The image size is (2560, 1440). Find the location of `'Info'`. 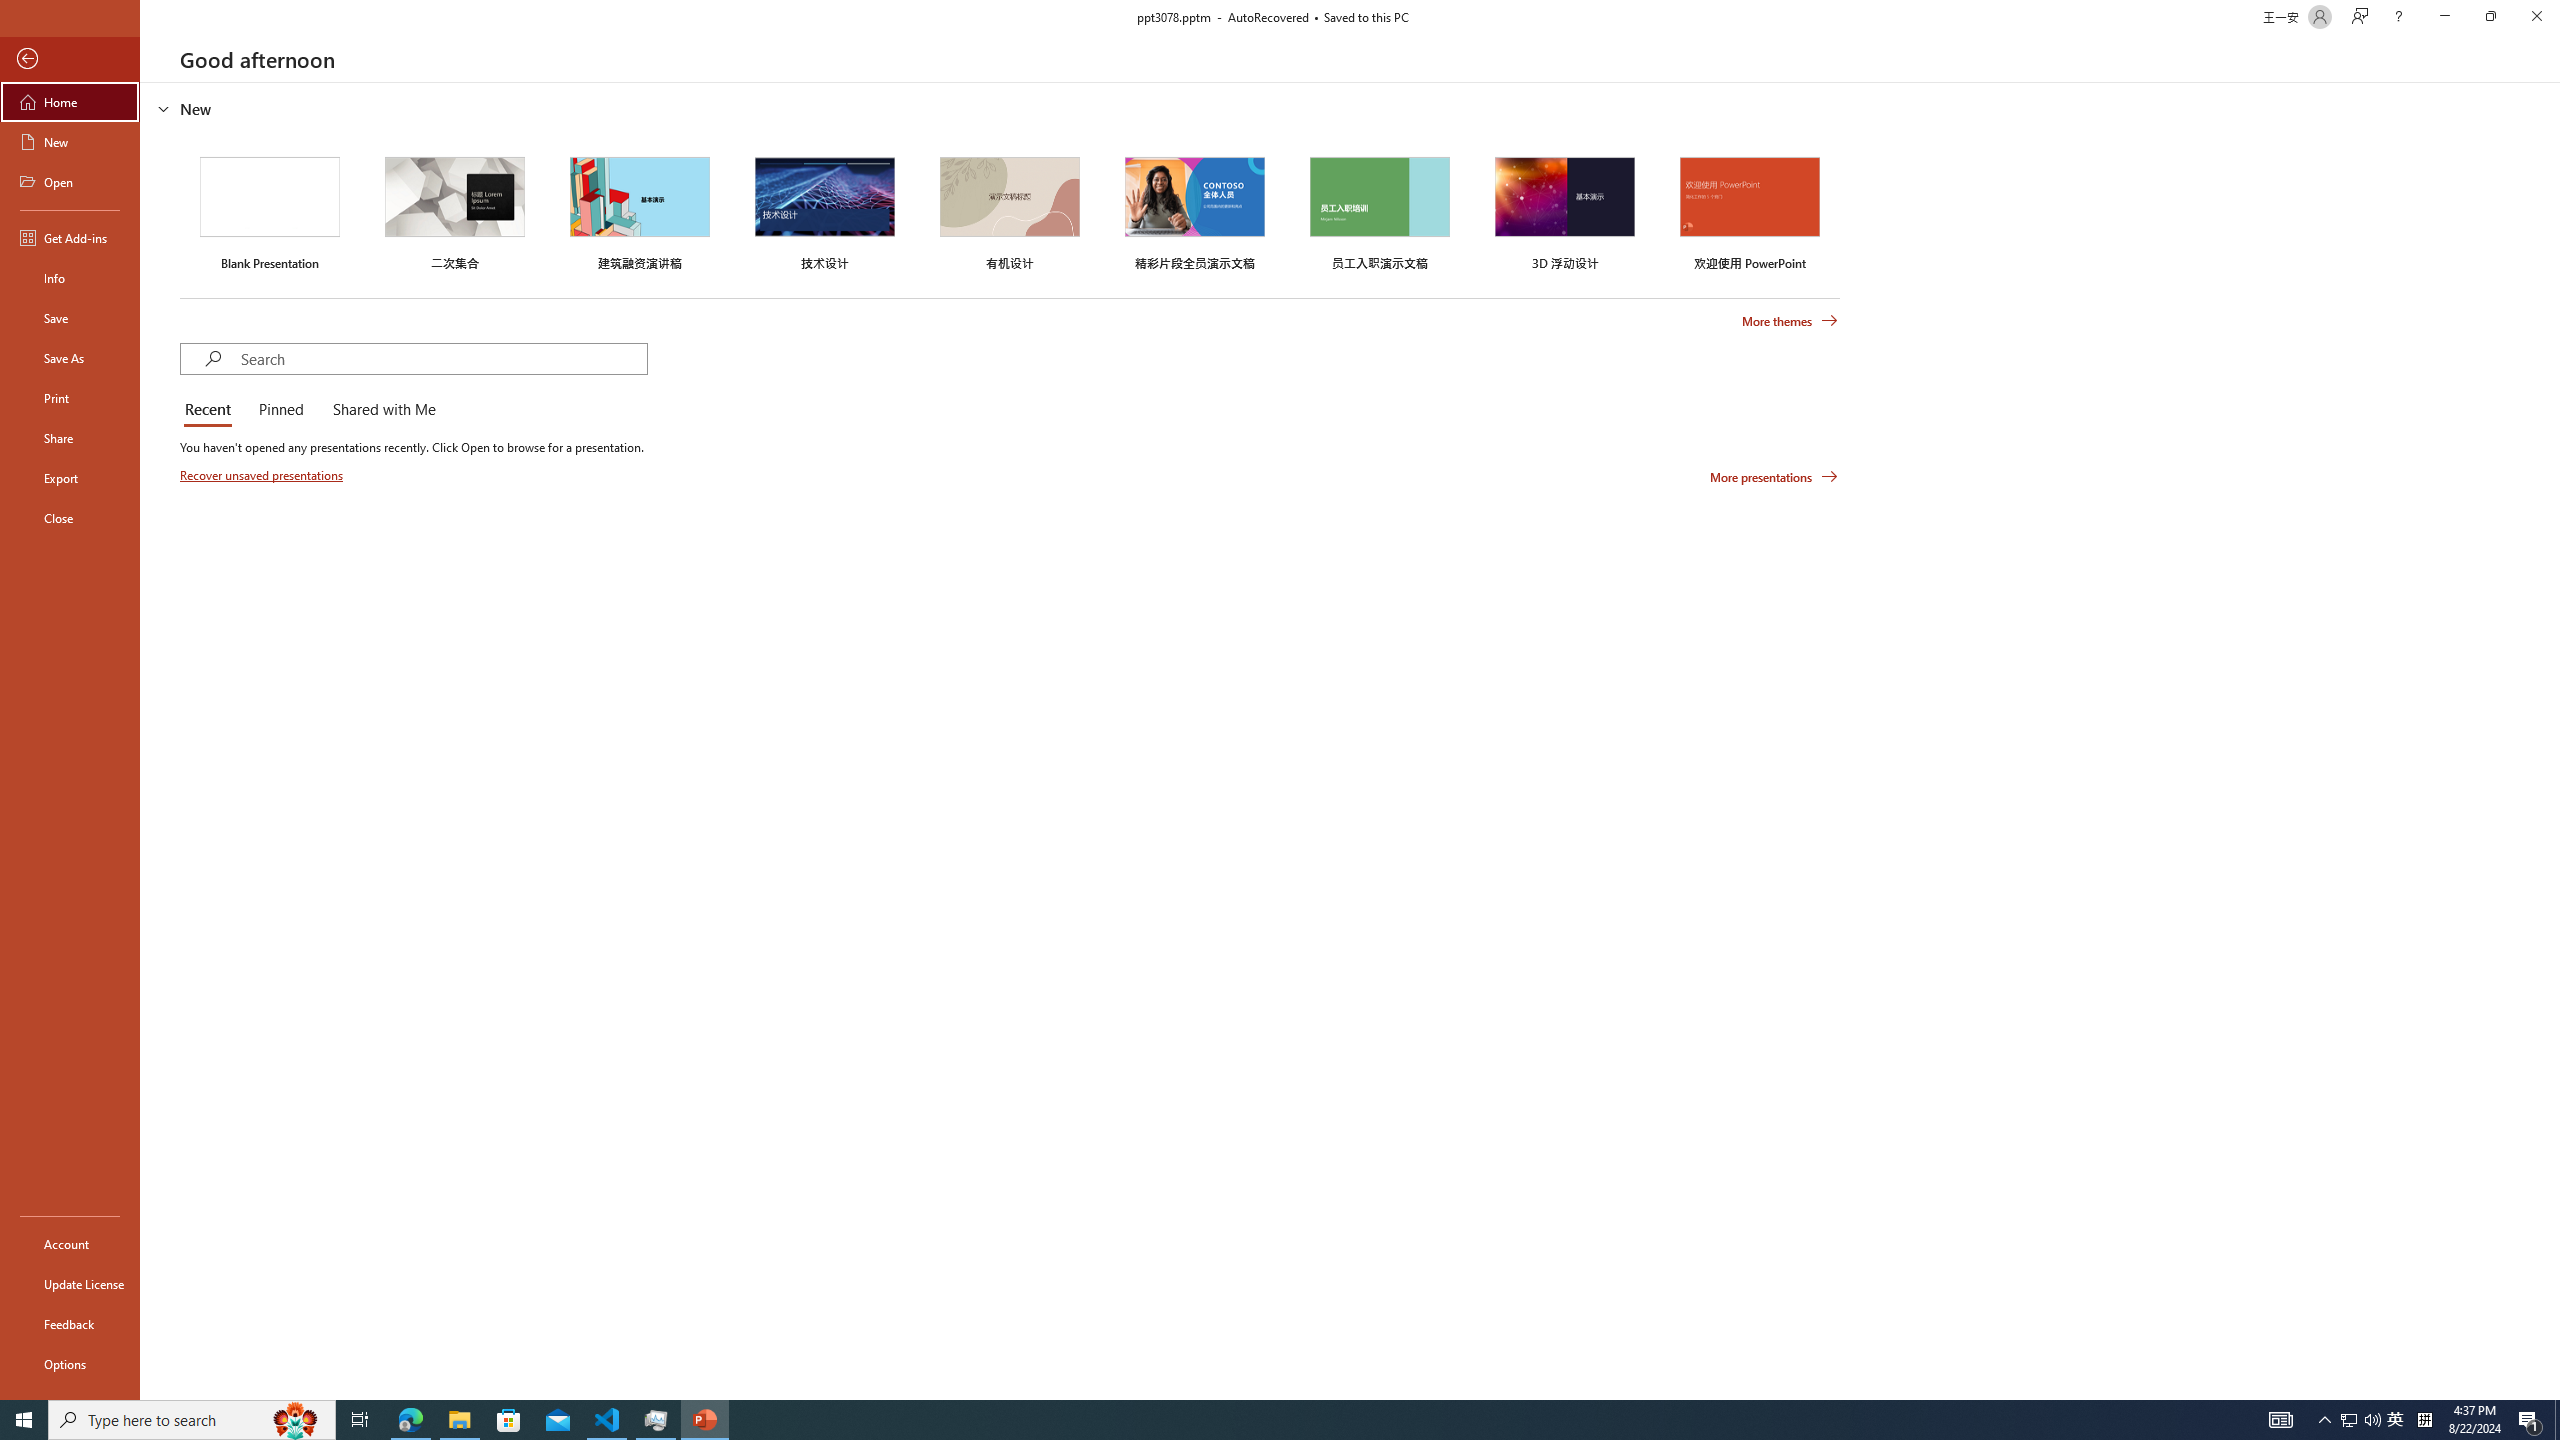

'Info' is located at coordinates (69, 276).